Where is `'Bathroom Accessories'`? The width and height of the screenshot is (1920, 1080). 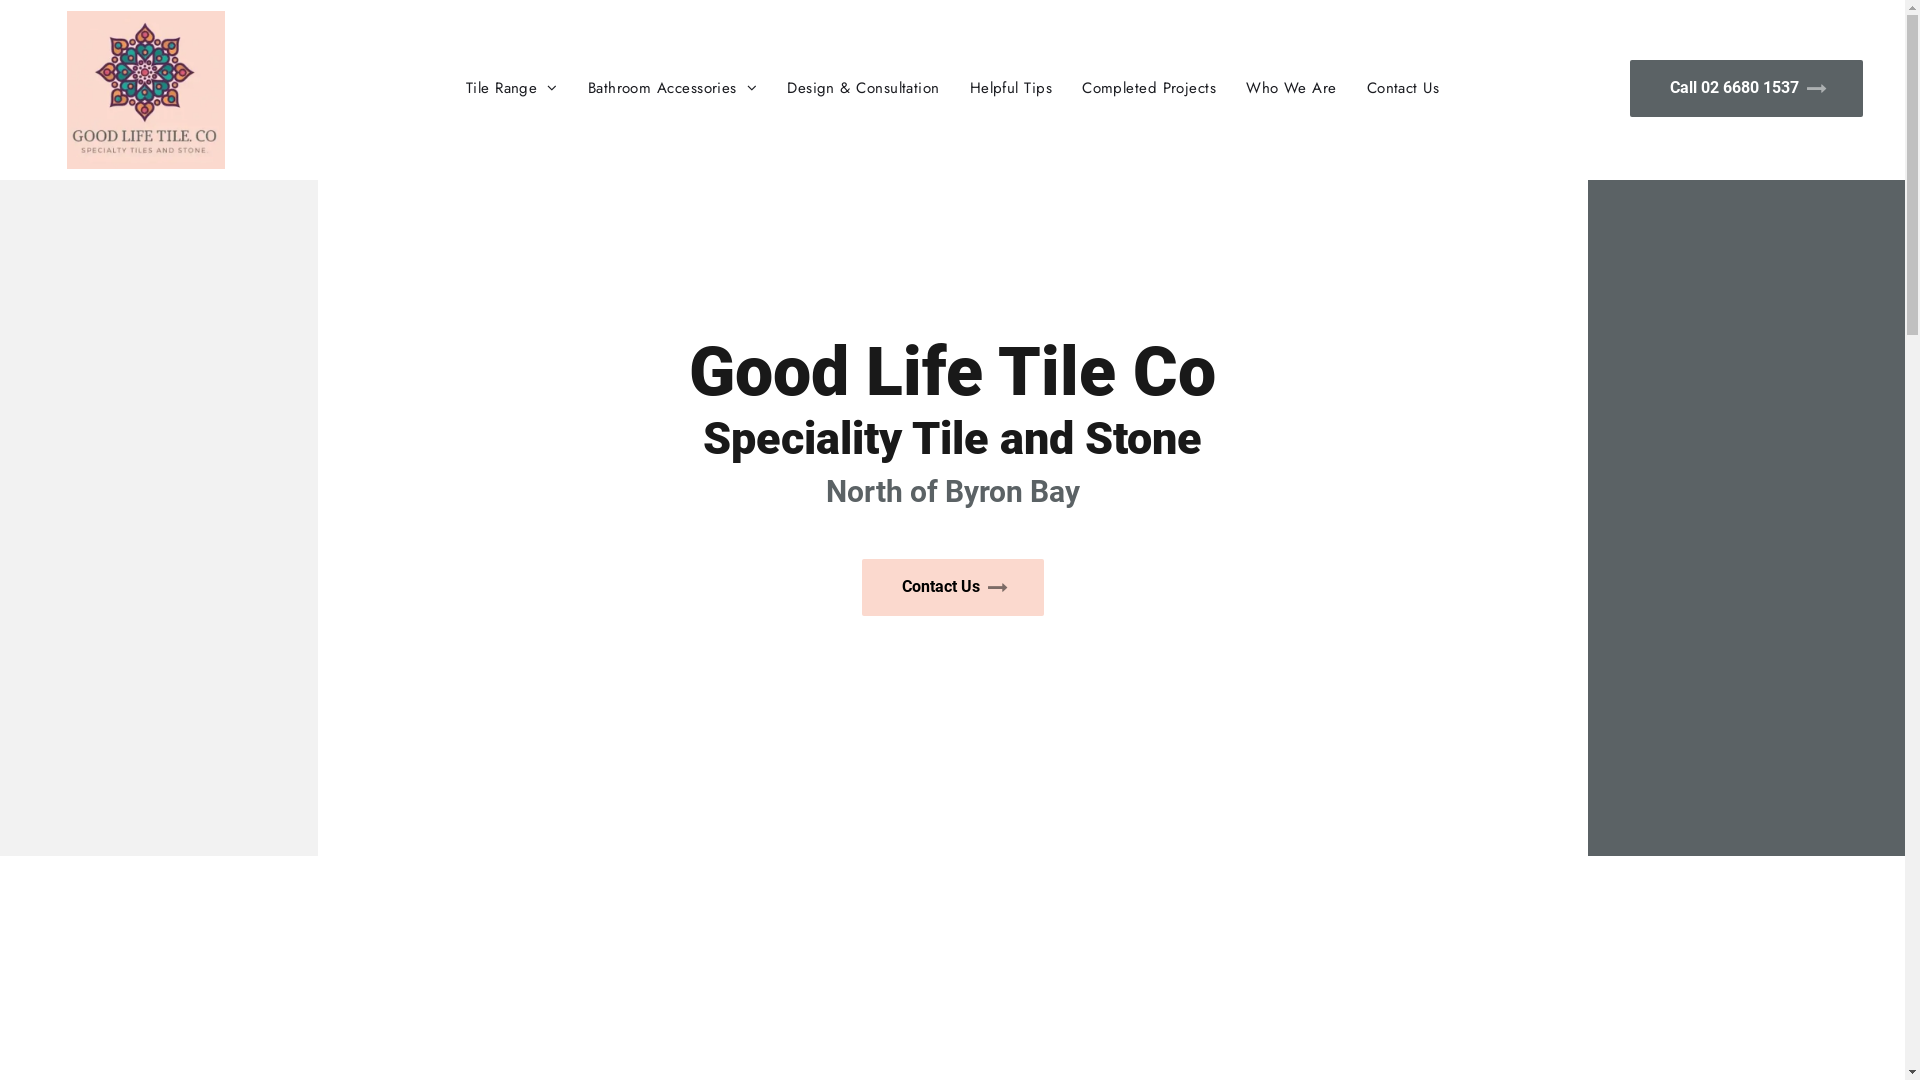
'Bathroom Accessories' is located at coordinates (571, 87).